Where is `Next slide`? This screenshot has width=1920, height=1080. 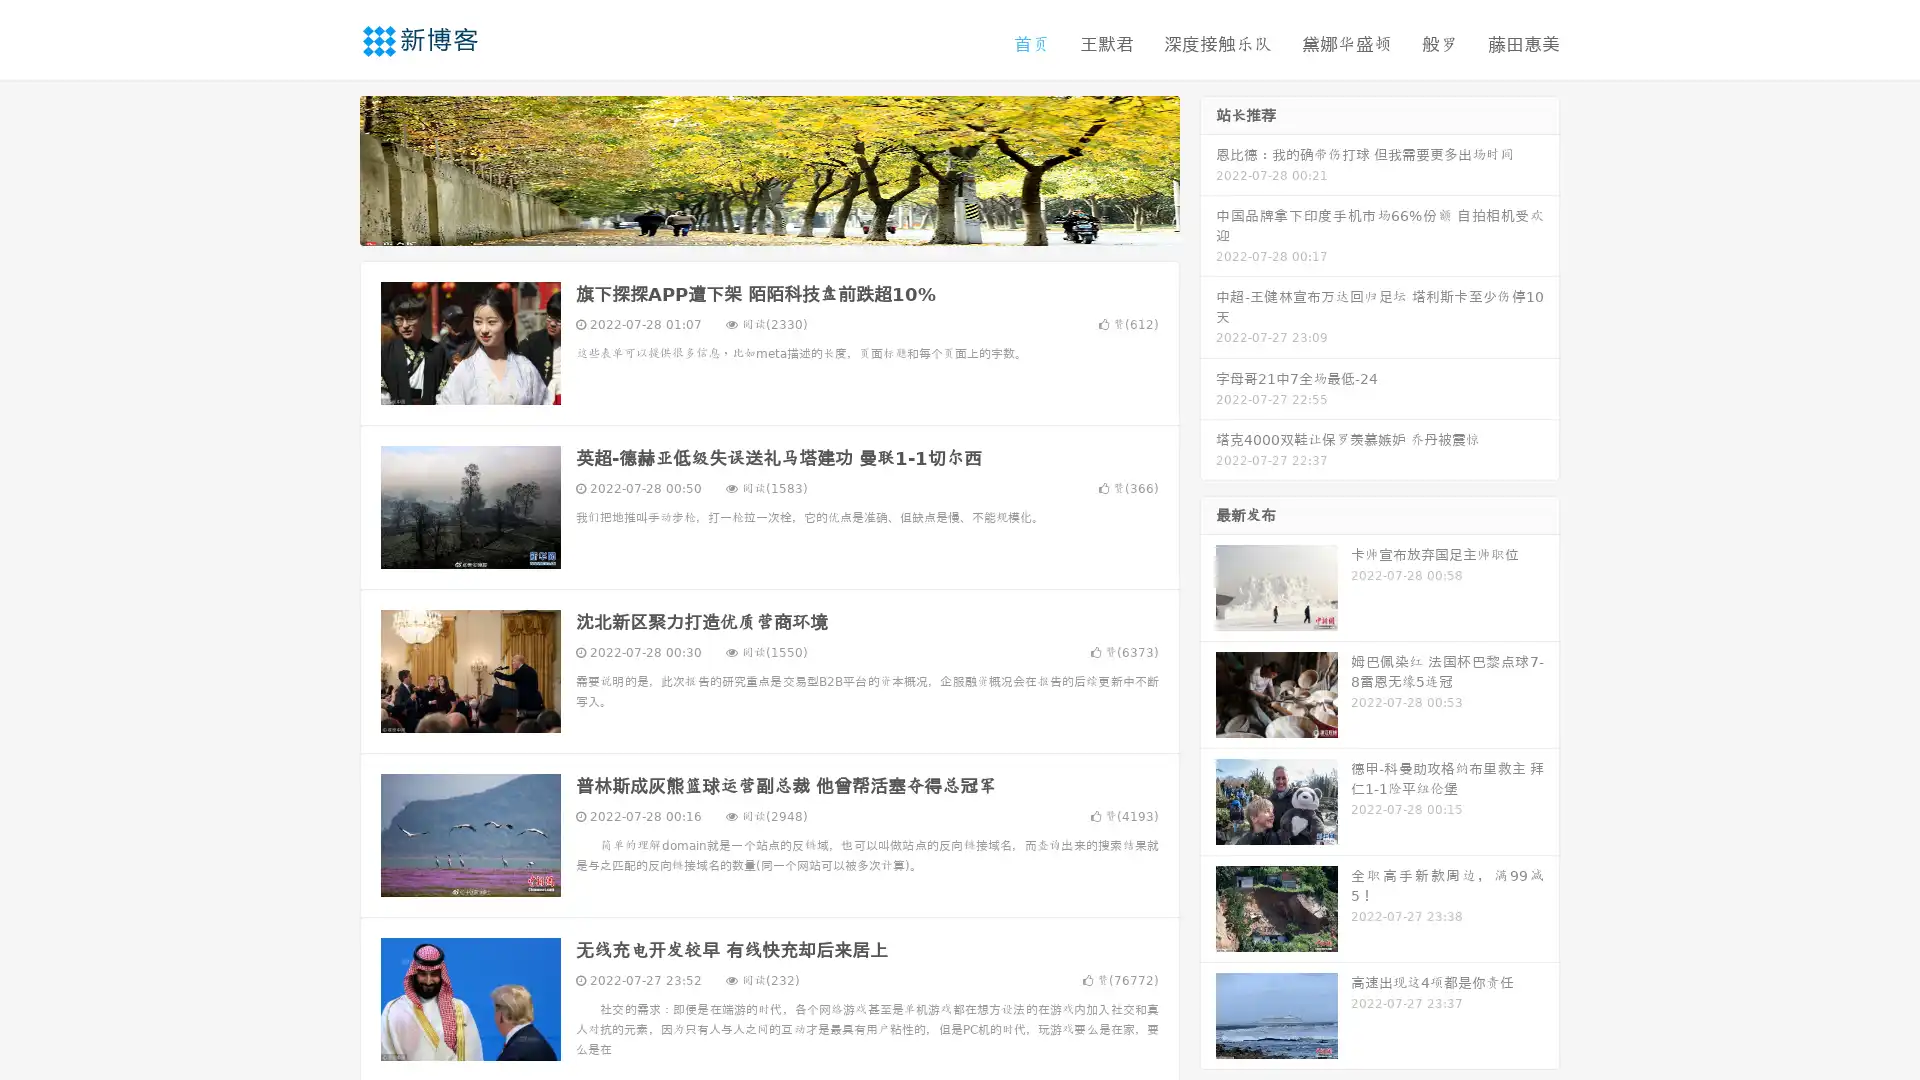
Next slide is located at coordinates (1208, 168).